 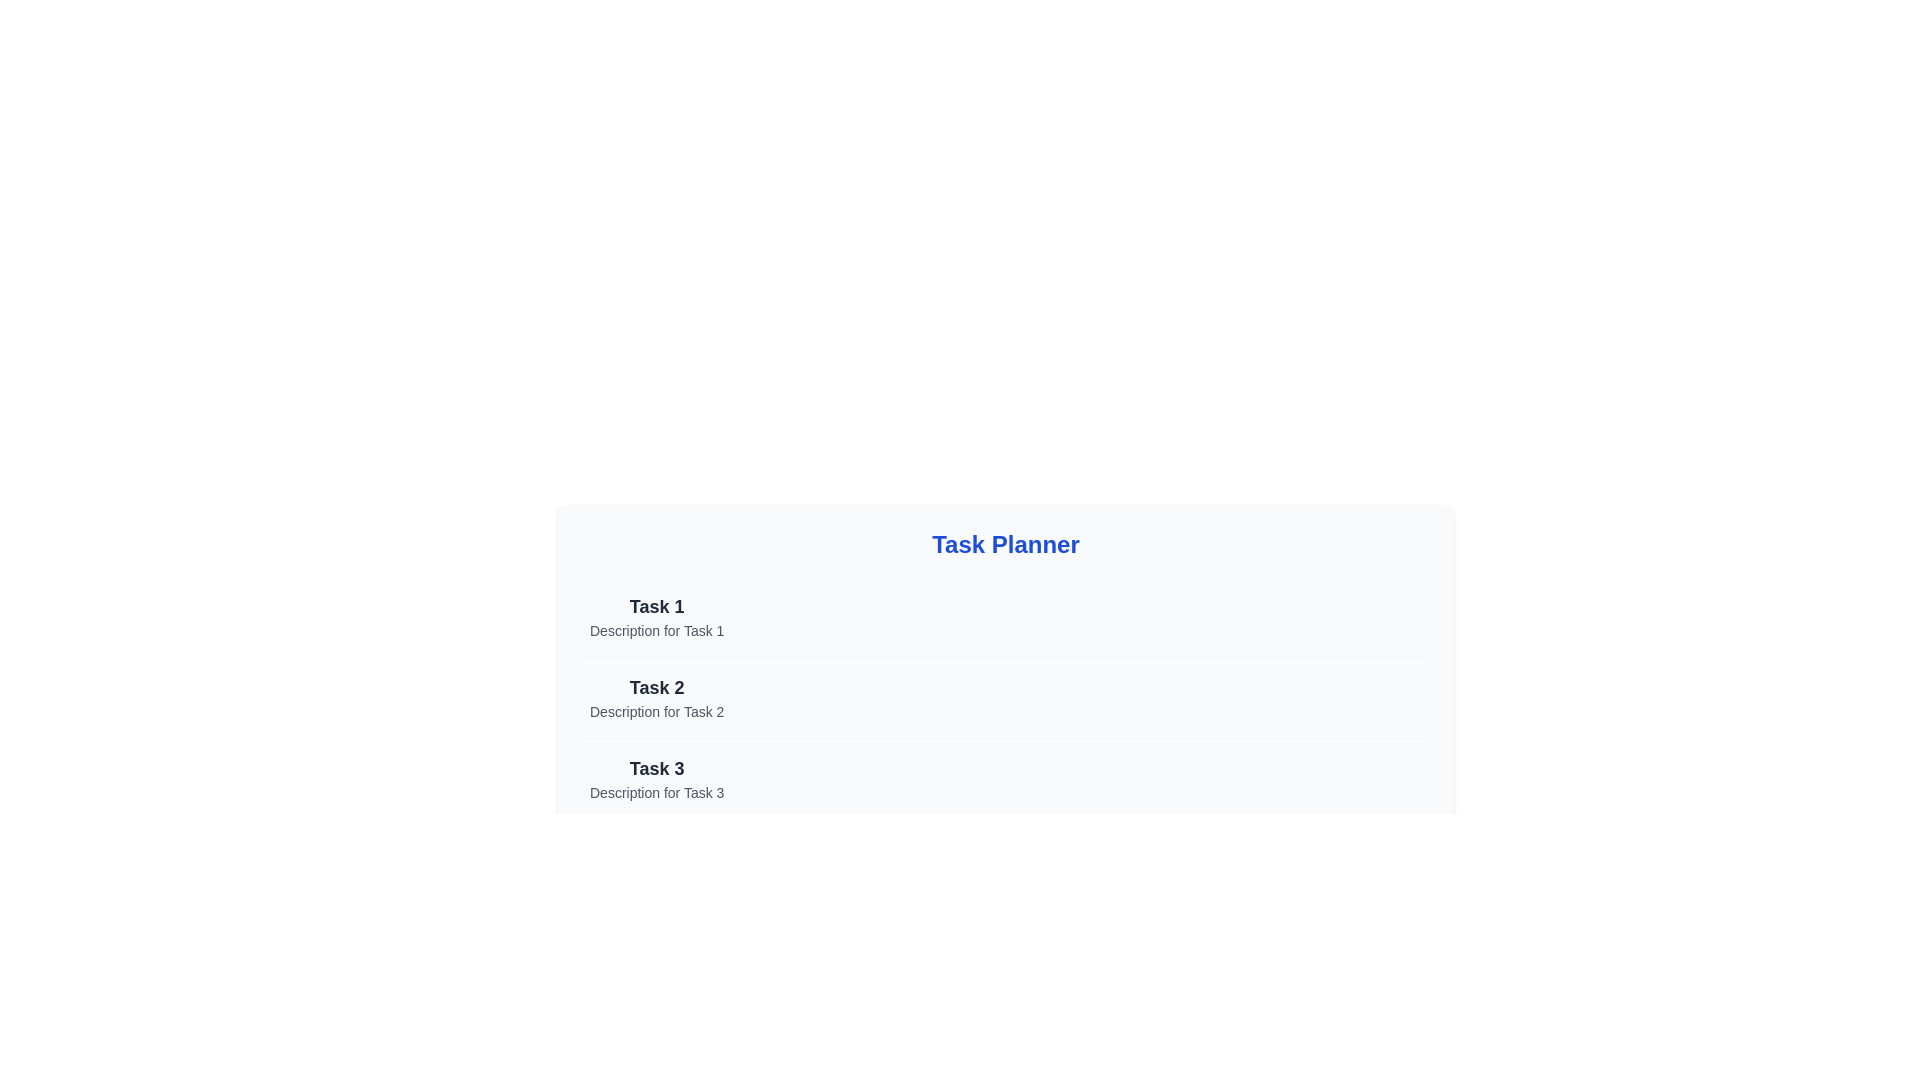 I want to click on the Text block representing a task entry, located between 'Task 1' and 'Task 3' in the task planner interface, so click(x=657, y=697).